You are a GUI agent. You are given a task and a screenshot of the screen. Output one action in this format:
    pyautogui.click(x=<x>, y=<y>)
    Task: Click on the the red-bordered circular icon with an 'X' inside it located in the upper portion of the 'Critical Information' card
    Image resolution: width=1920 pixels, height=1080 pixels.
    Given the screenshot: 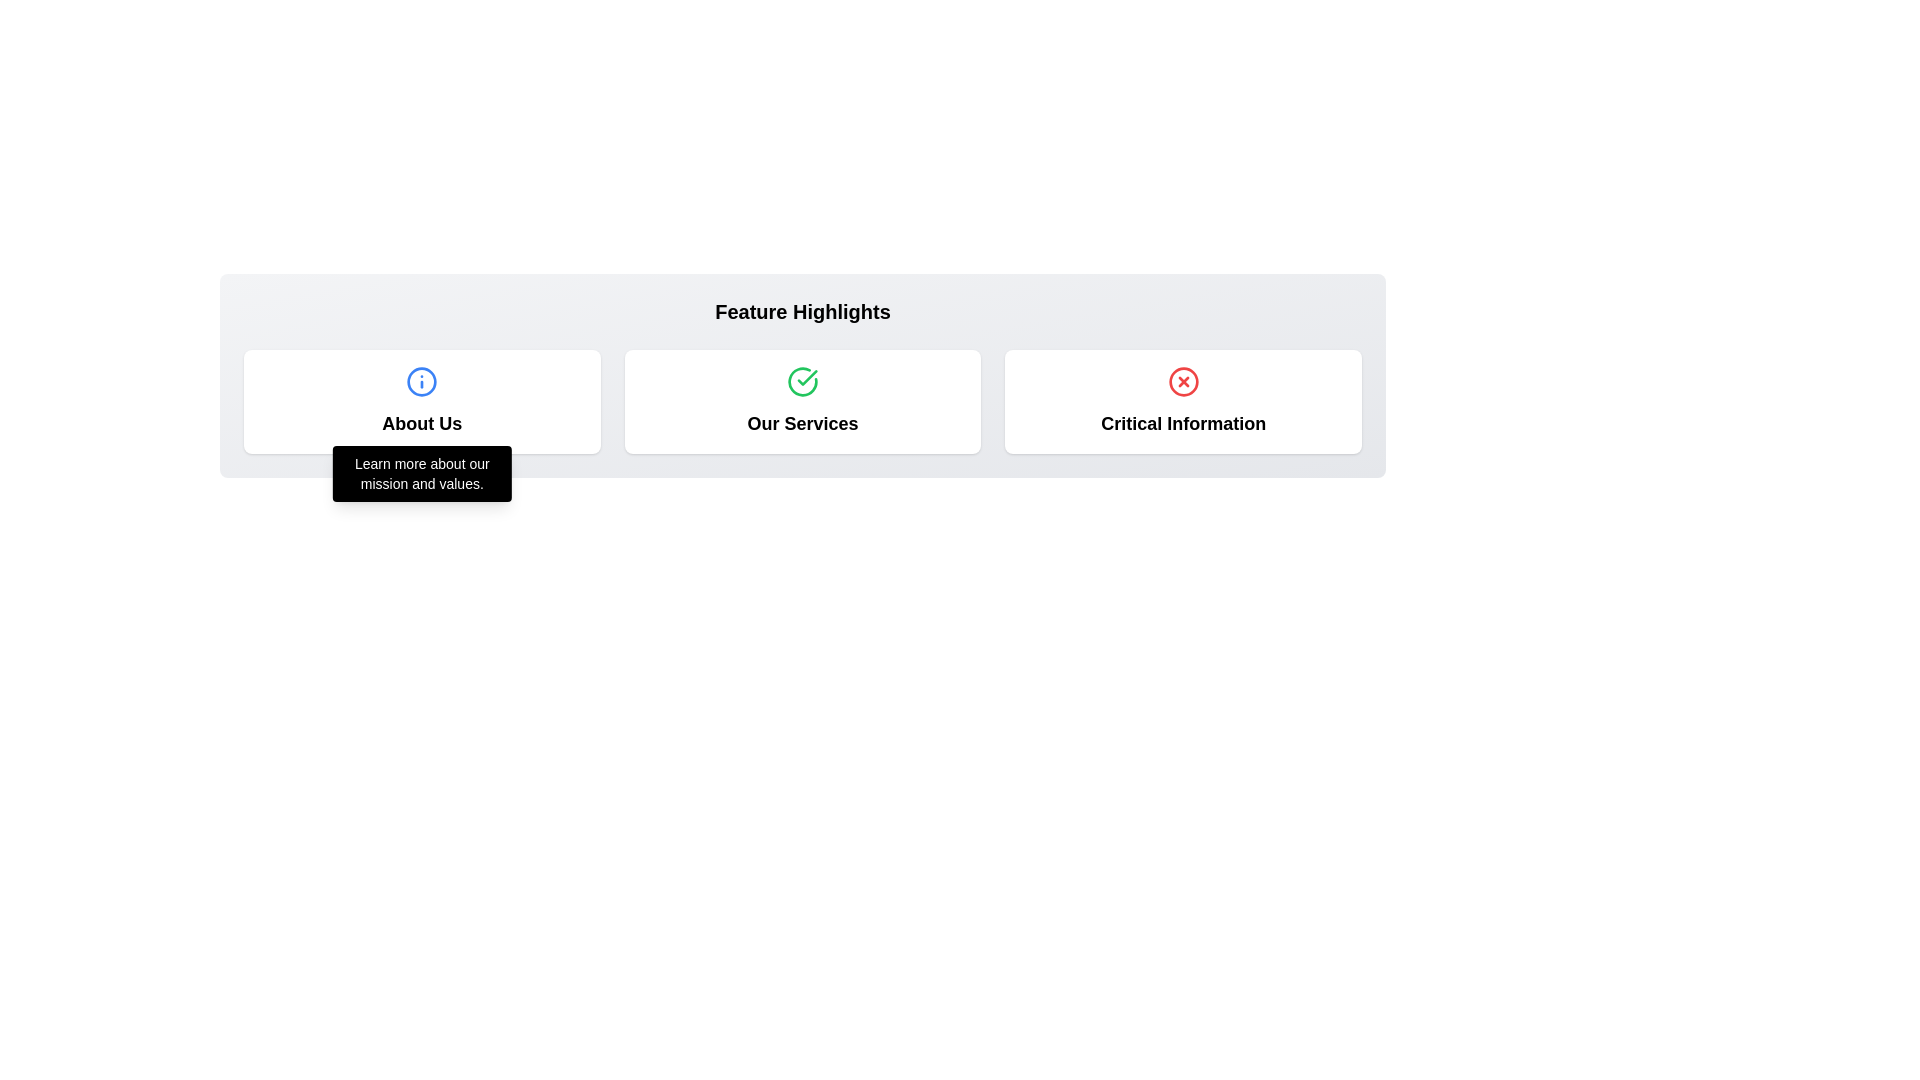 What is the action you would take?
    pyautogui.click(x=1183, y=381)
    